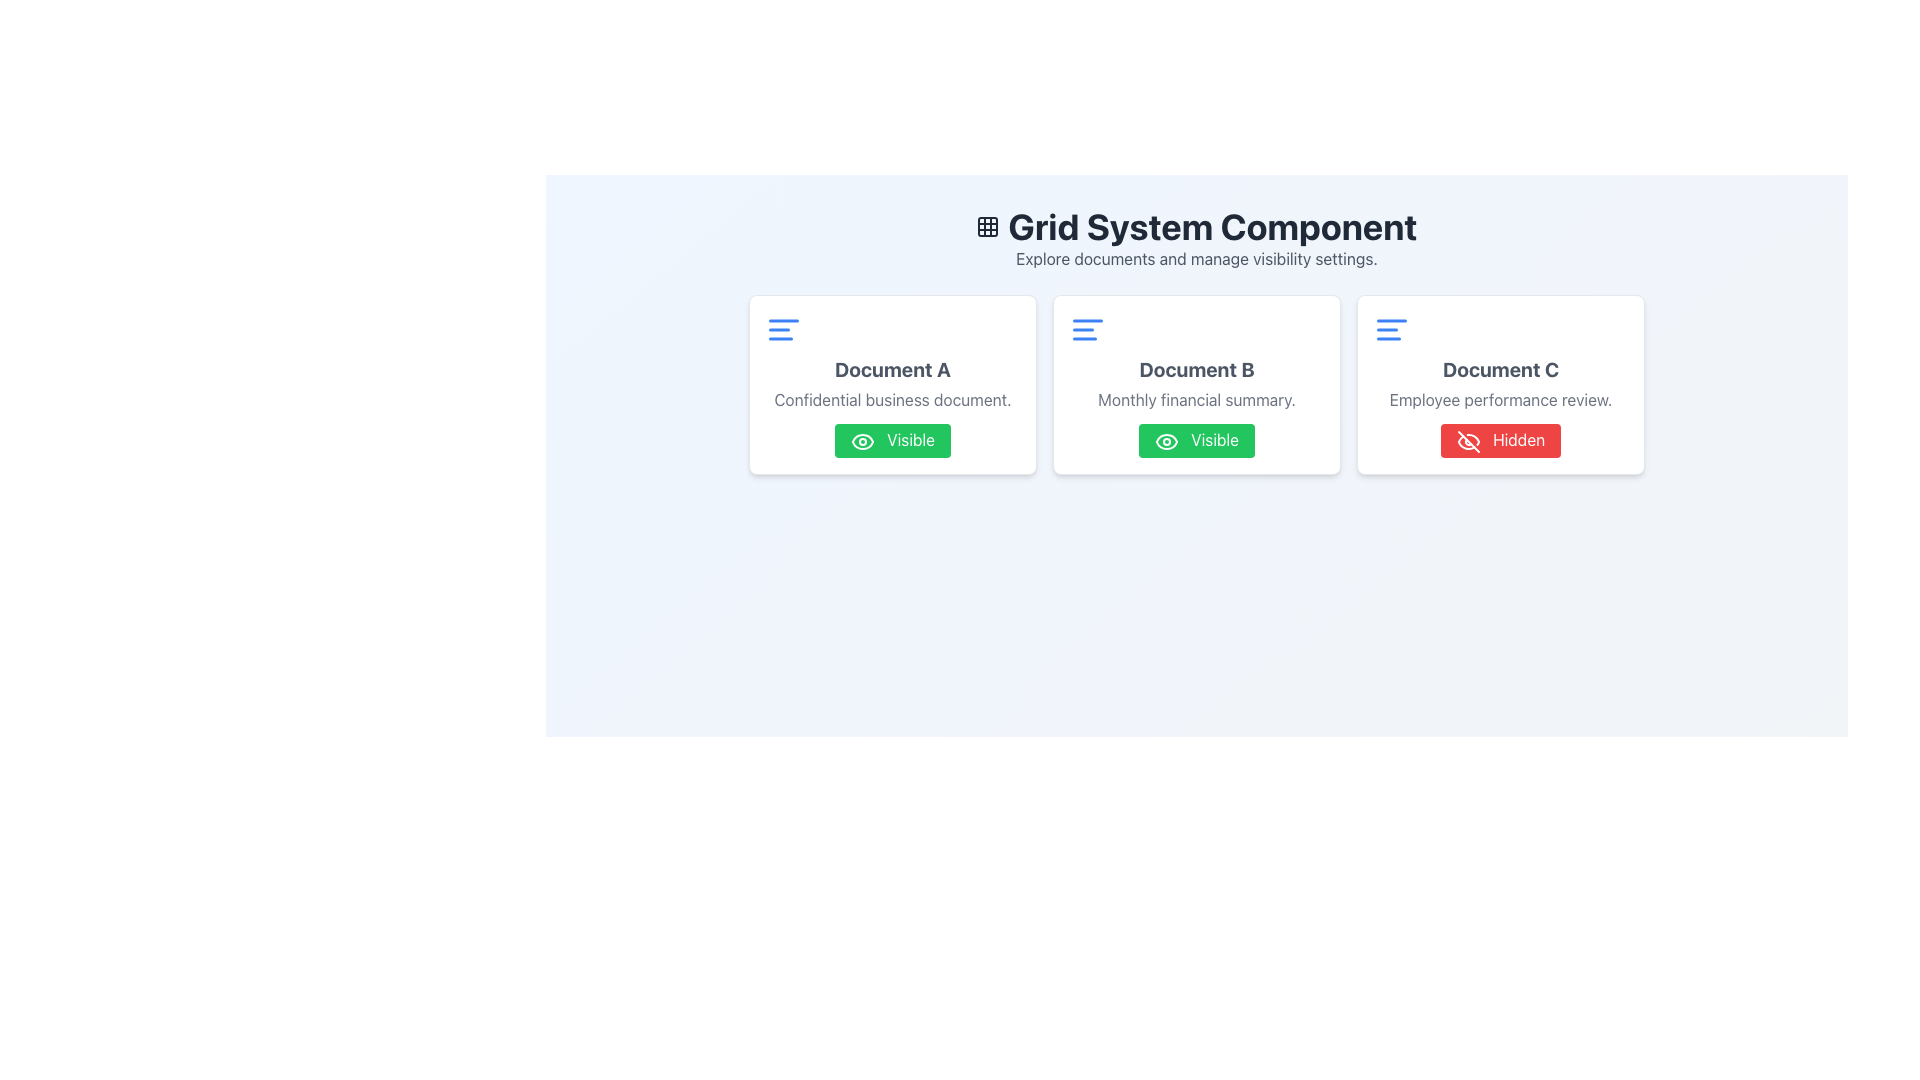 The height and width of the screenshot is (1080, 1920). What do you see at coordinates (891, 400) in the screenshot?
I see `the text label displaying 'Confidential business document.' which is located beneath the heading 'Document A' in the white card component` at bounding box center [891, 400].